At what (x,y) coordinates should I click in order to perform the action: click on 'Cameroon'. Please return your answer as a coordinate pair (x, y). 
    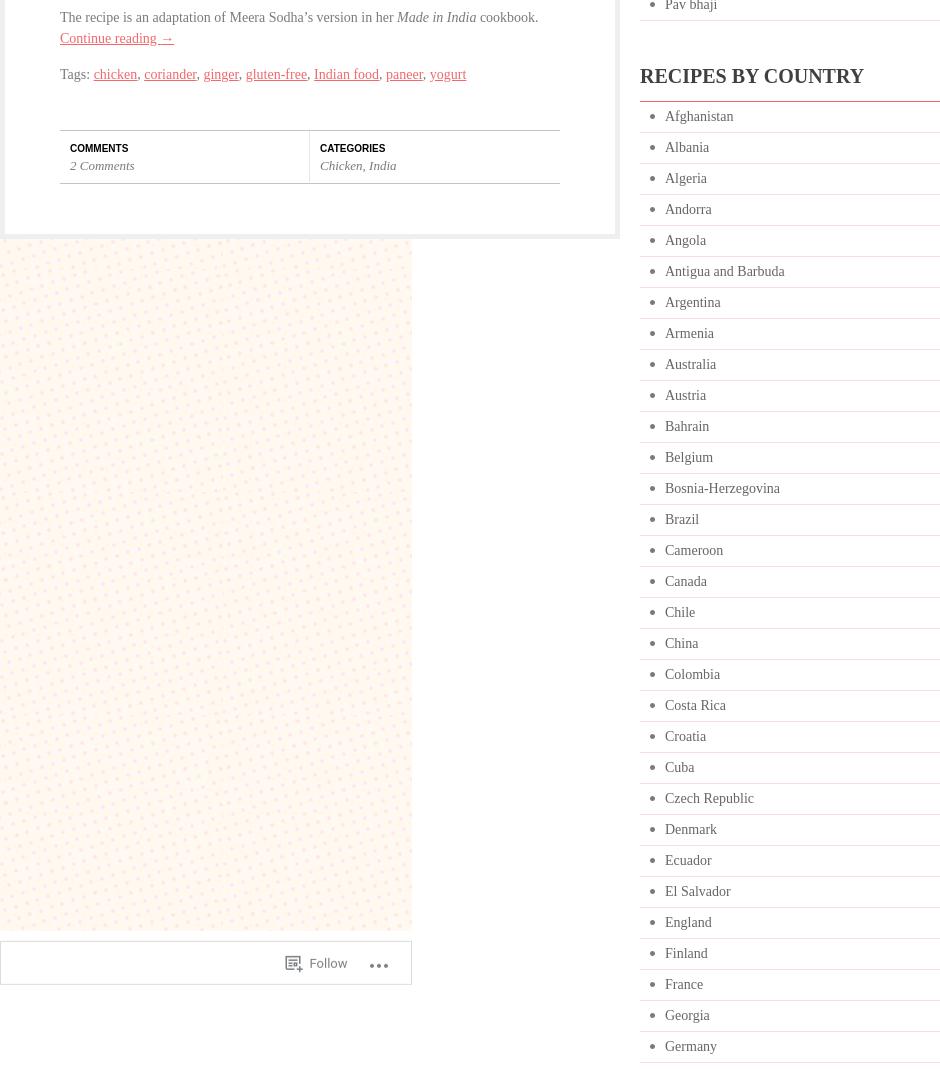
    Looking at the image, I should click on (693, 550).